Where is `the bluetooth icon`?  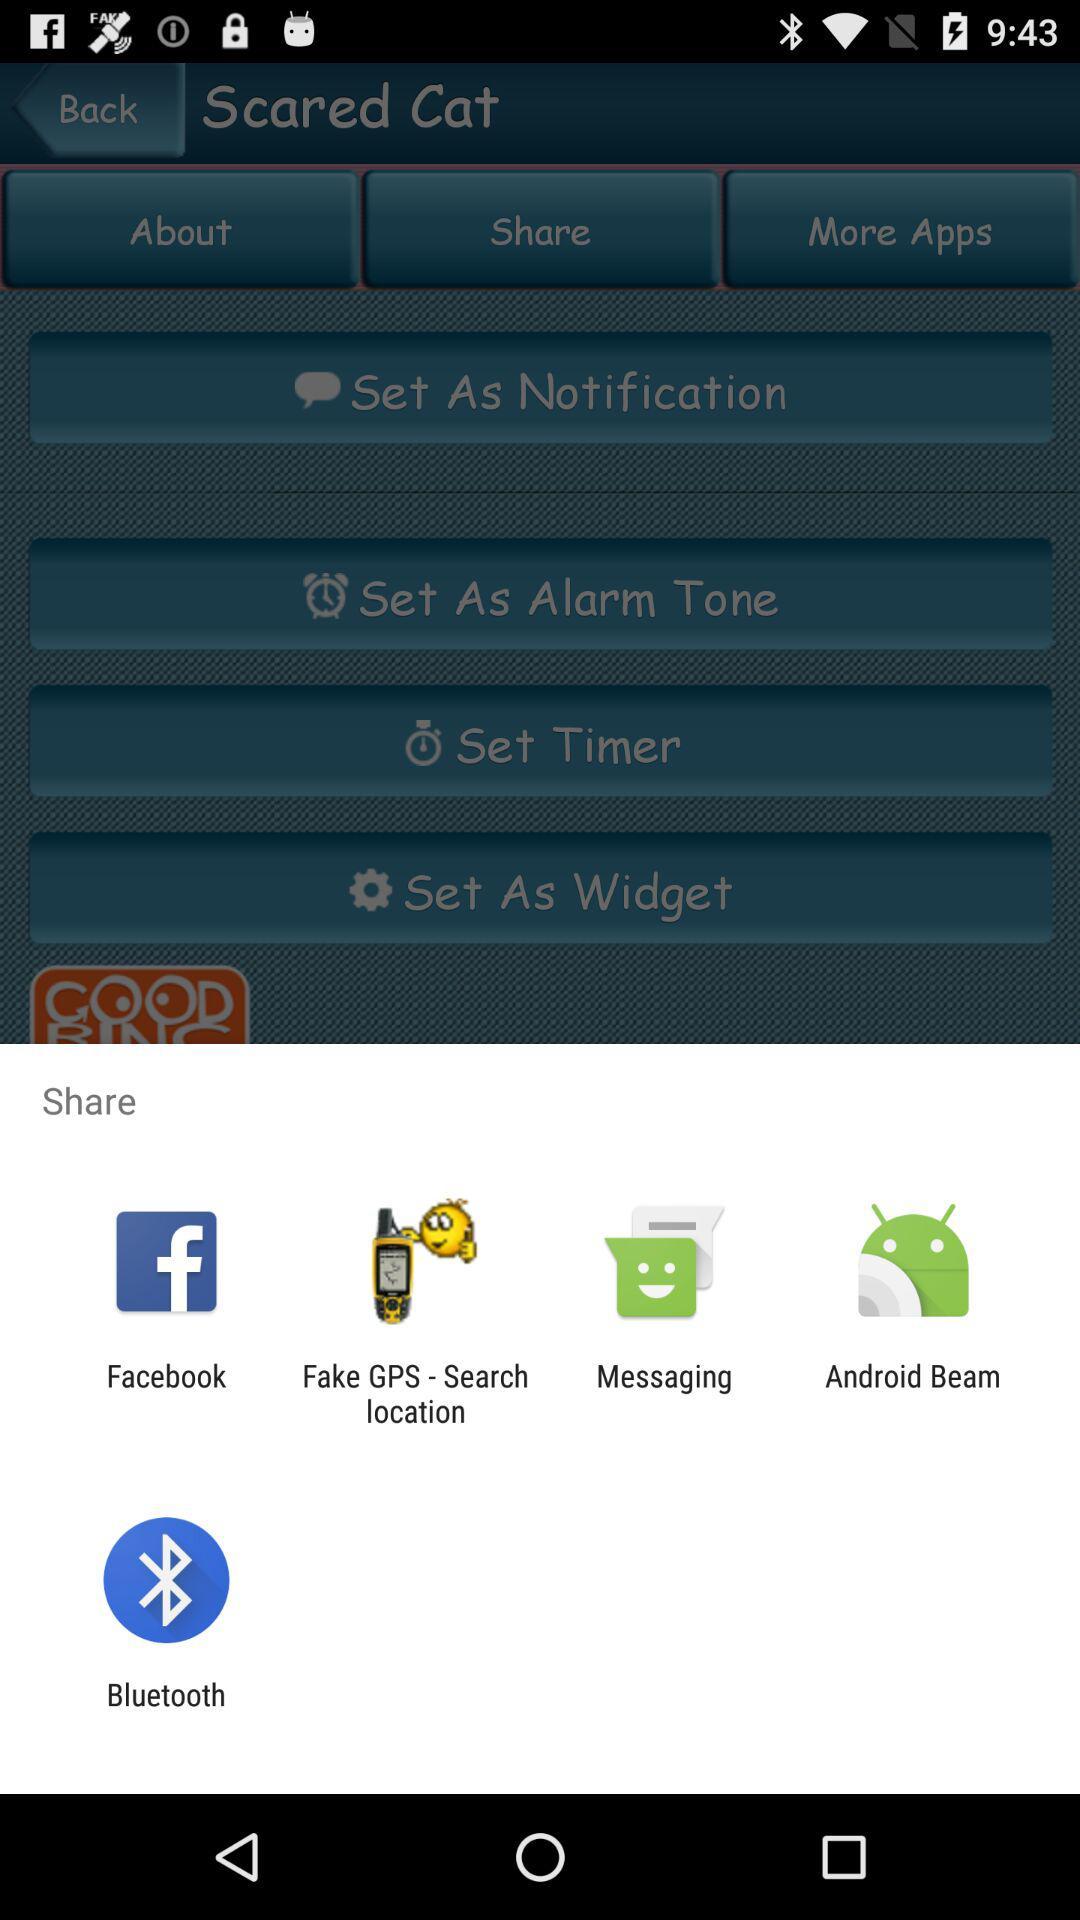
the bluetooth icon is located at coordinates (165, 1711).